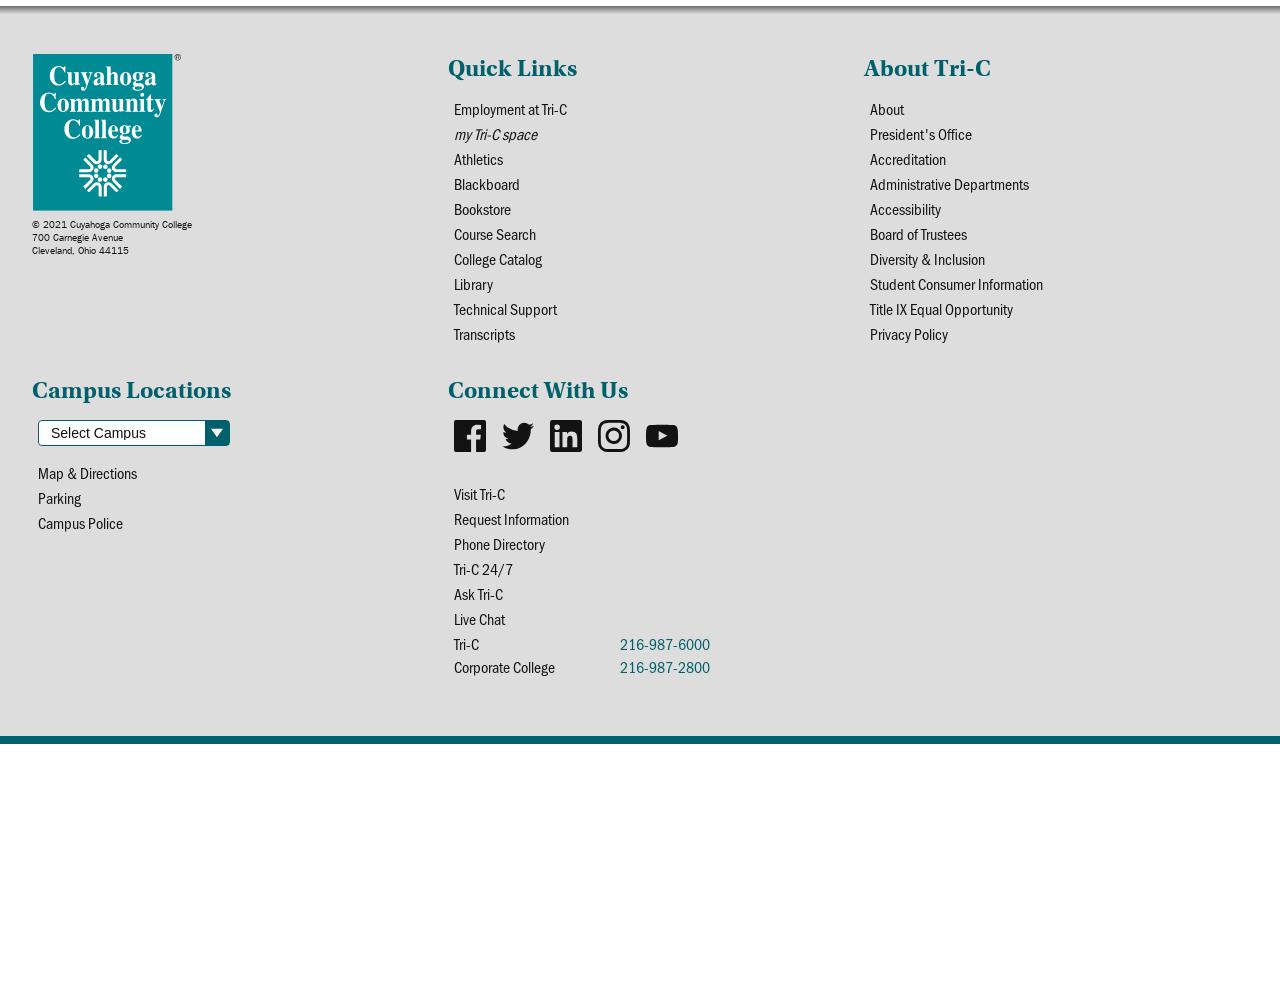  I want to click on 'Bookstore', so click(451, 207).